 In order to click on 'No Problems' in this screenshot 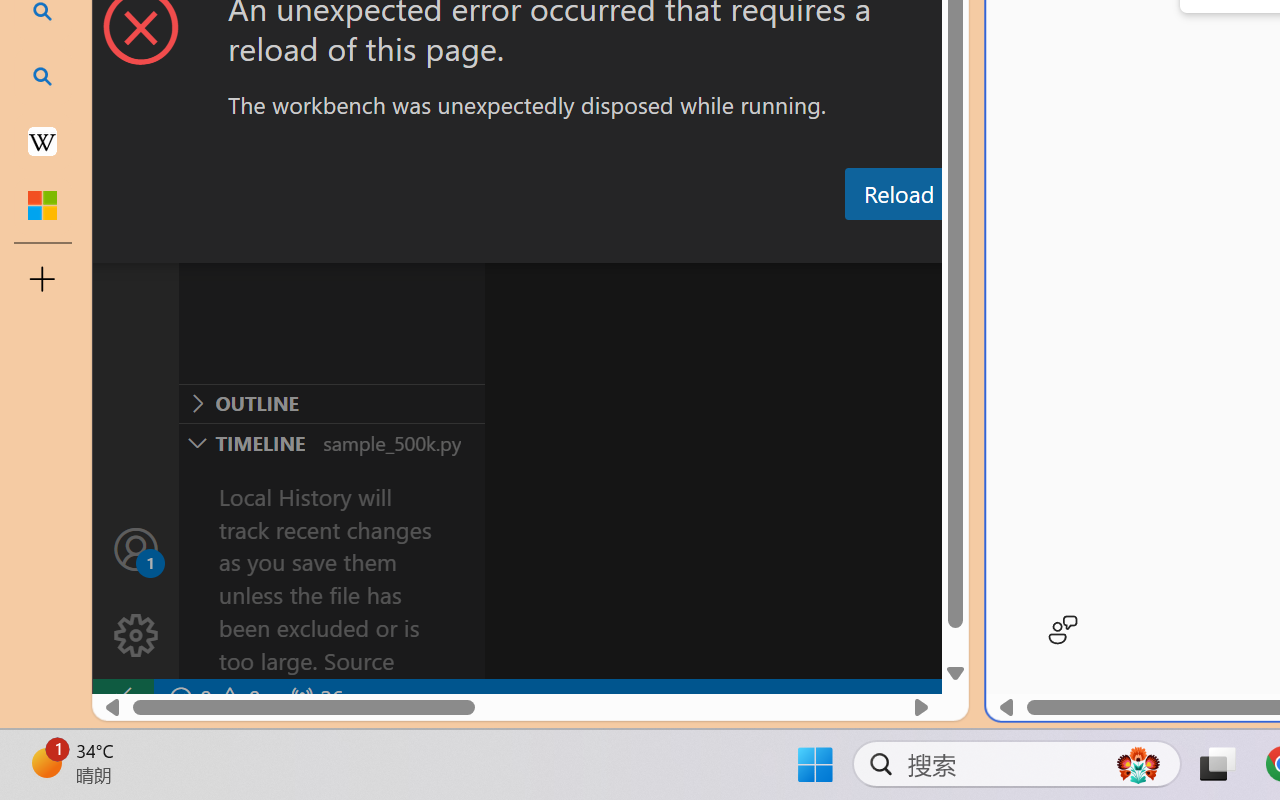, I will do `click(213, 698)`.